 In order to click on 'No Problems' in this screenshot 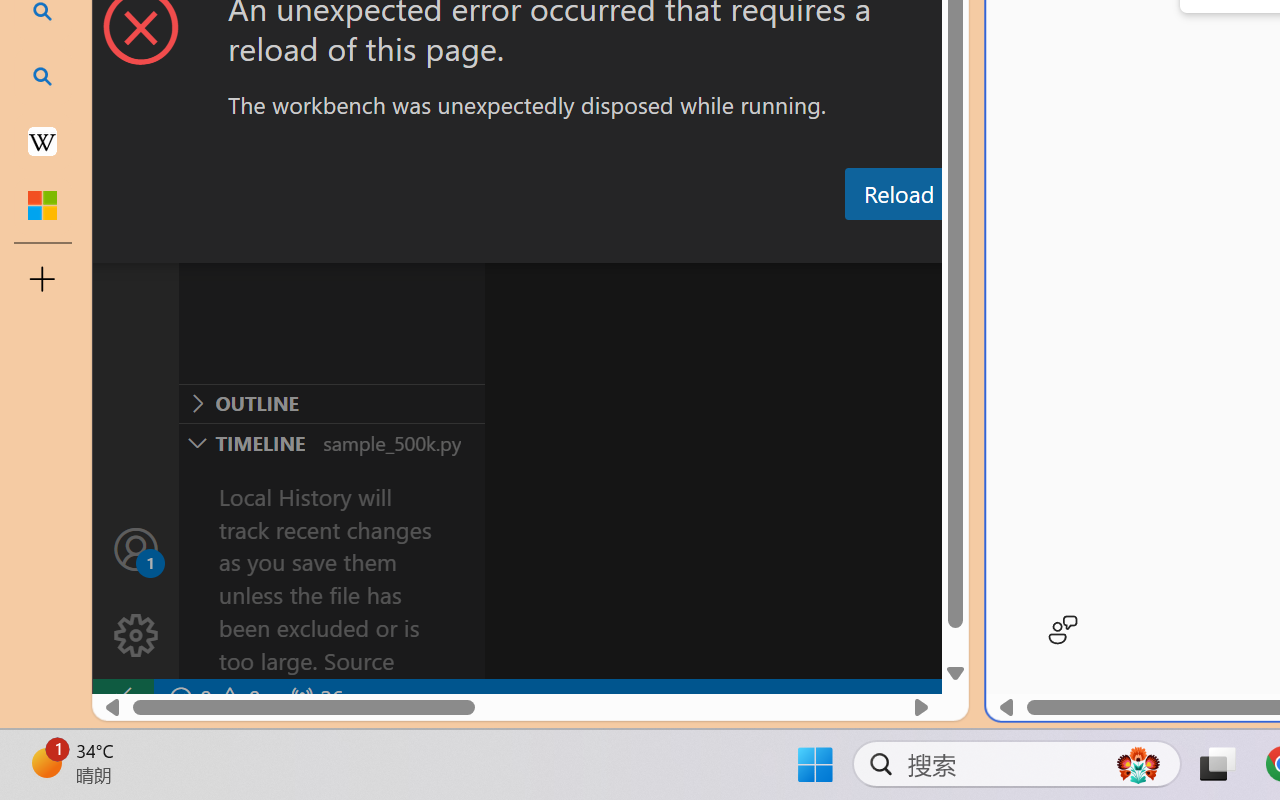, I will do `click(213, 698)`.